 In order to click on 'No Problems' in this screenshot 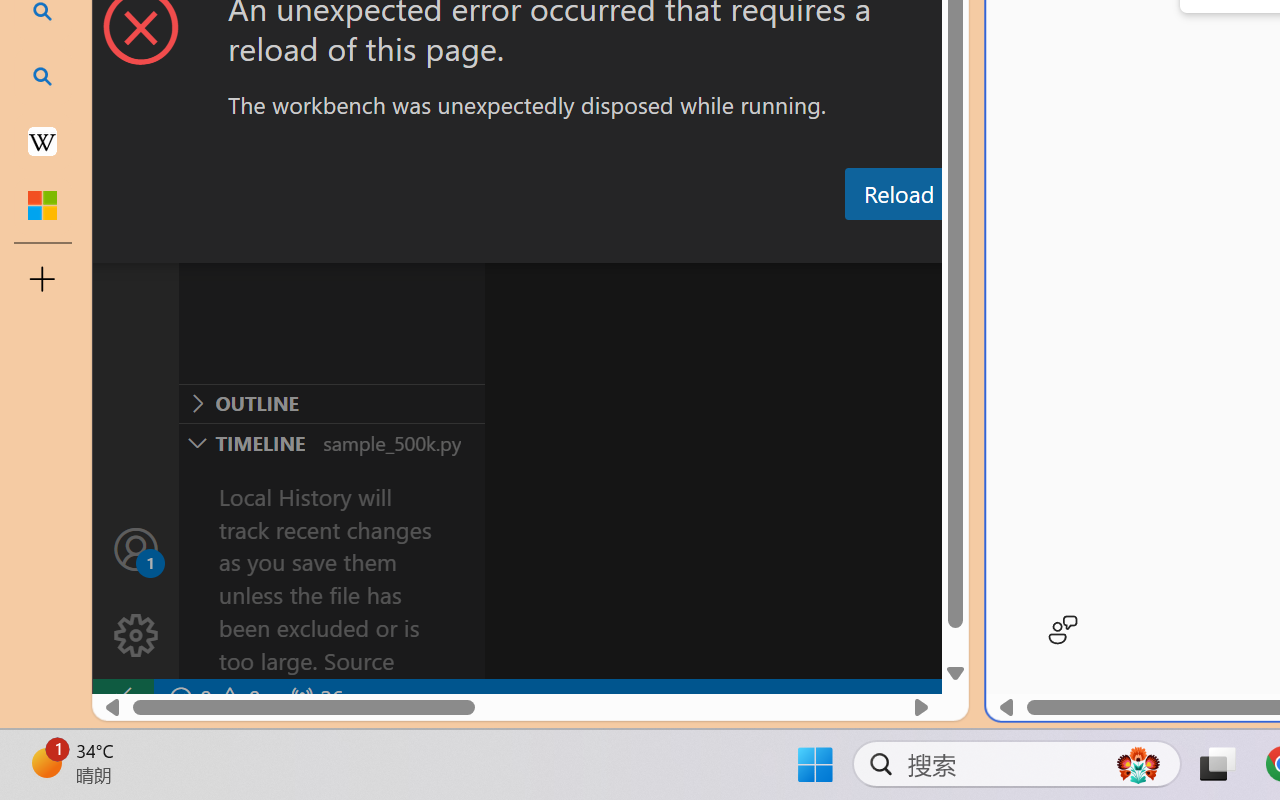, I will do `click(213, 698)`.